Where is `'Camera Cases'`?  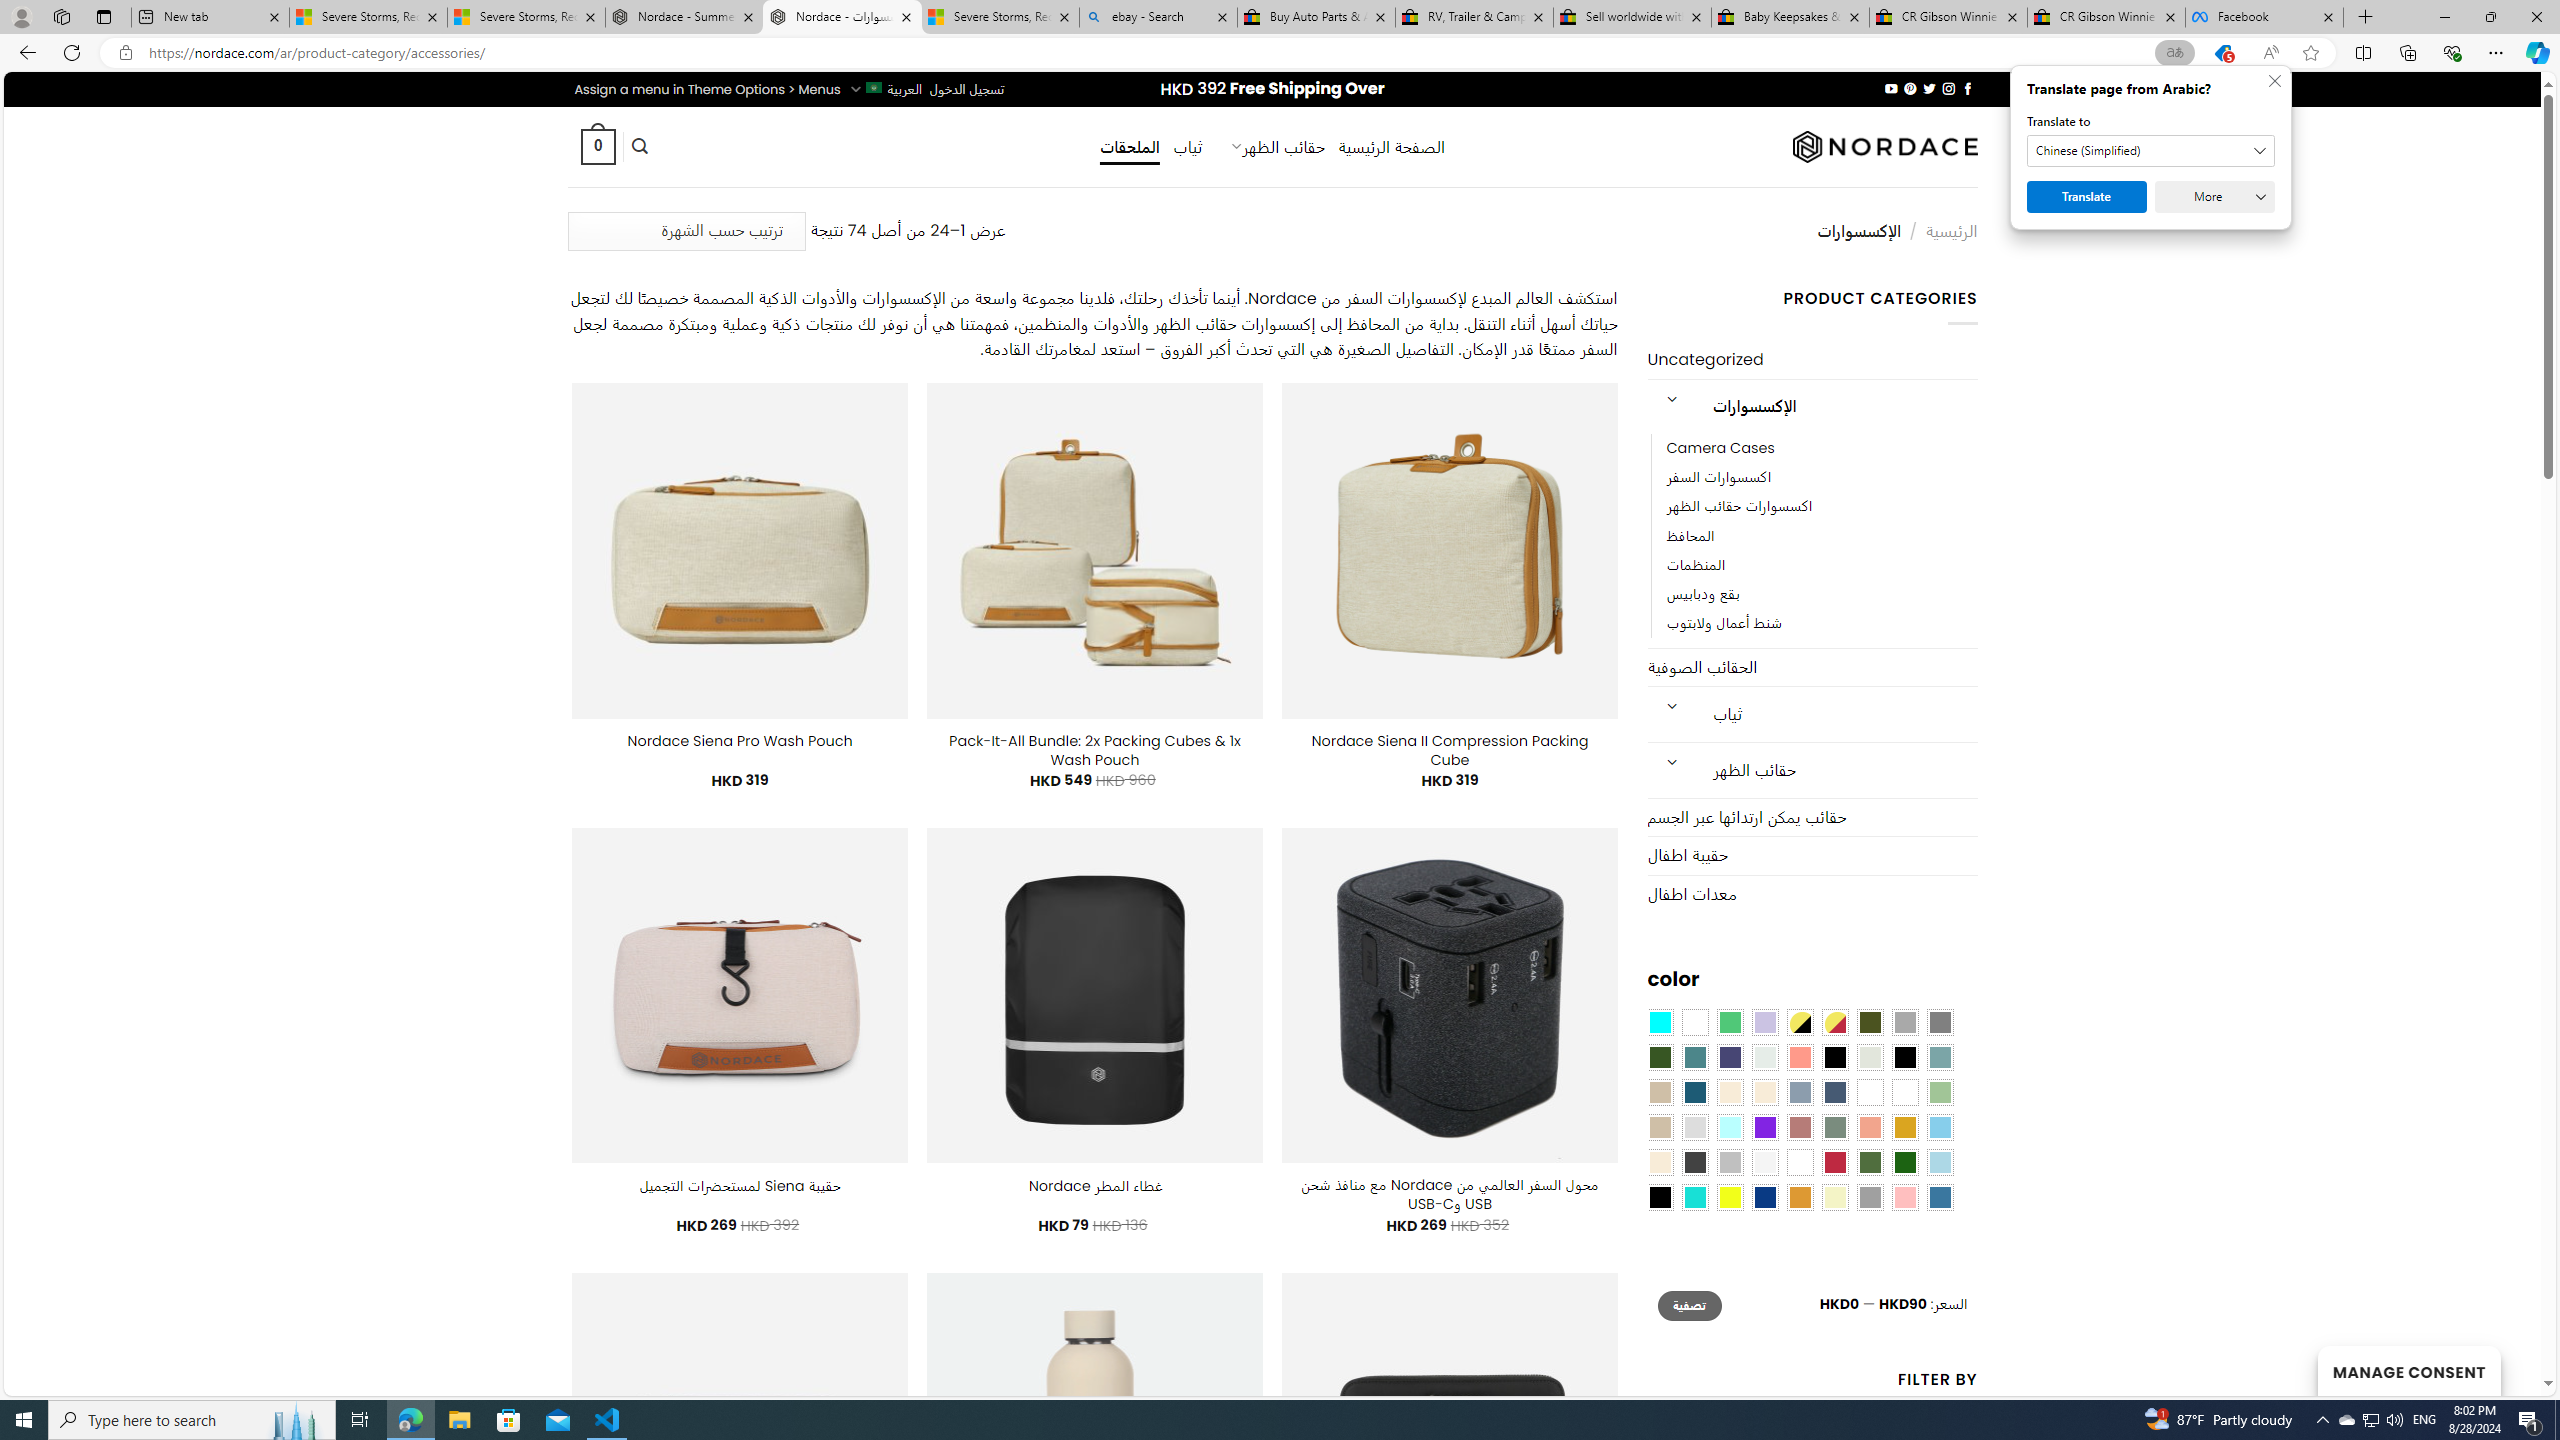
'Camera Cases' is located at coordinates (1822, 448).